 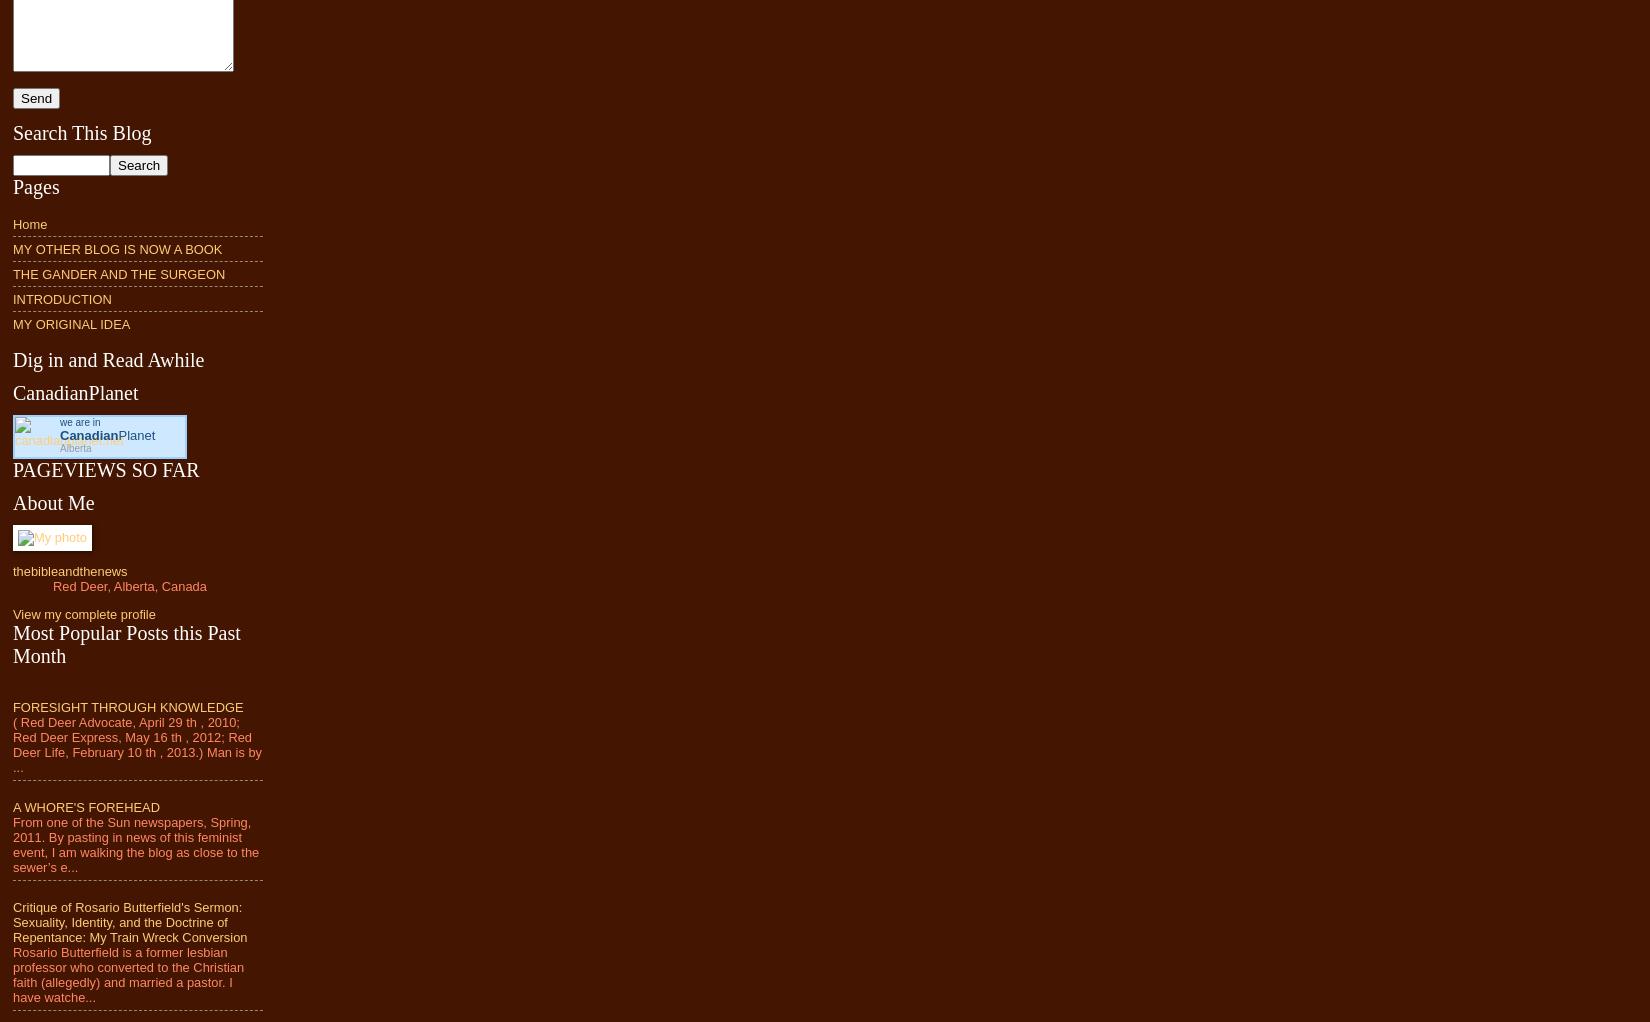 I want to click on 'CanadianPlanet', so click(x=75, y=391).